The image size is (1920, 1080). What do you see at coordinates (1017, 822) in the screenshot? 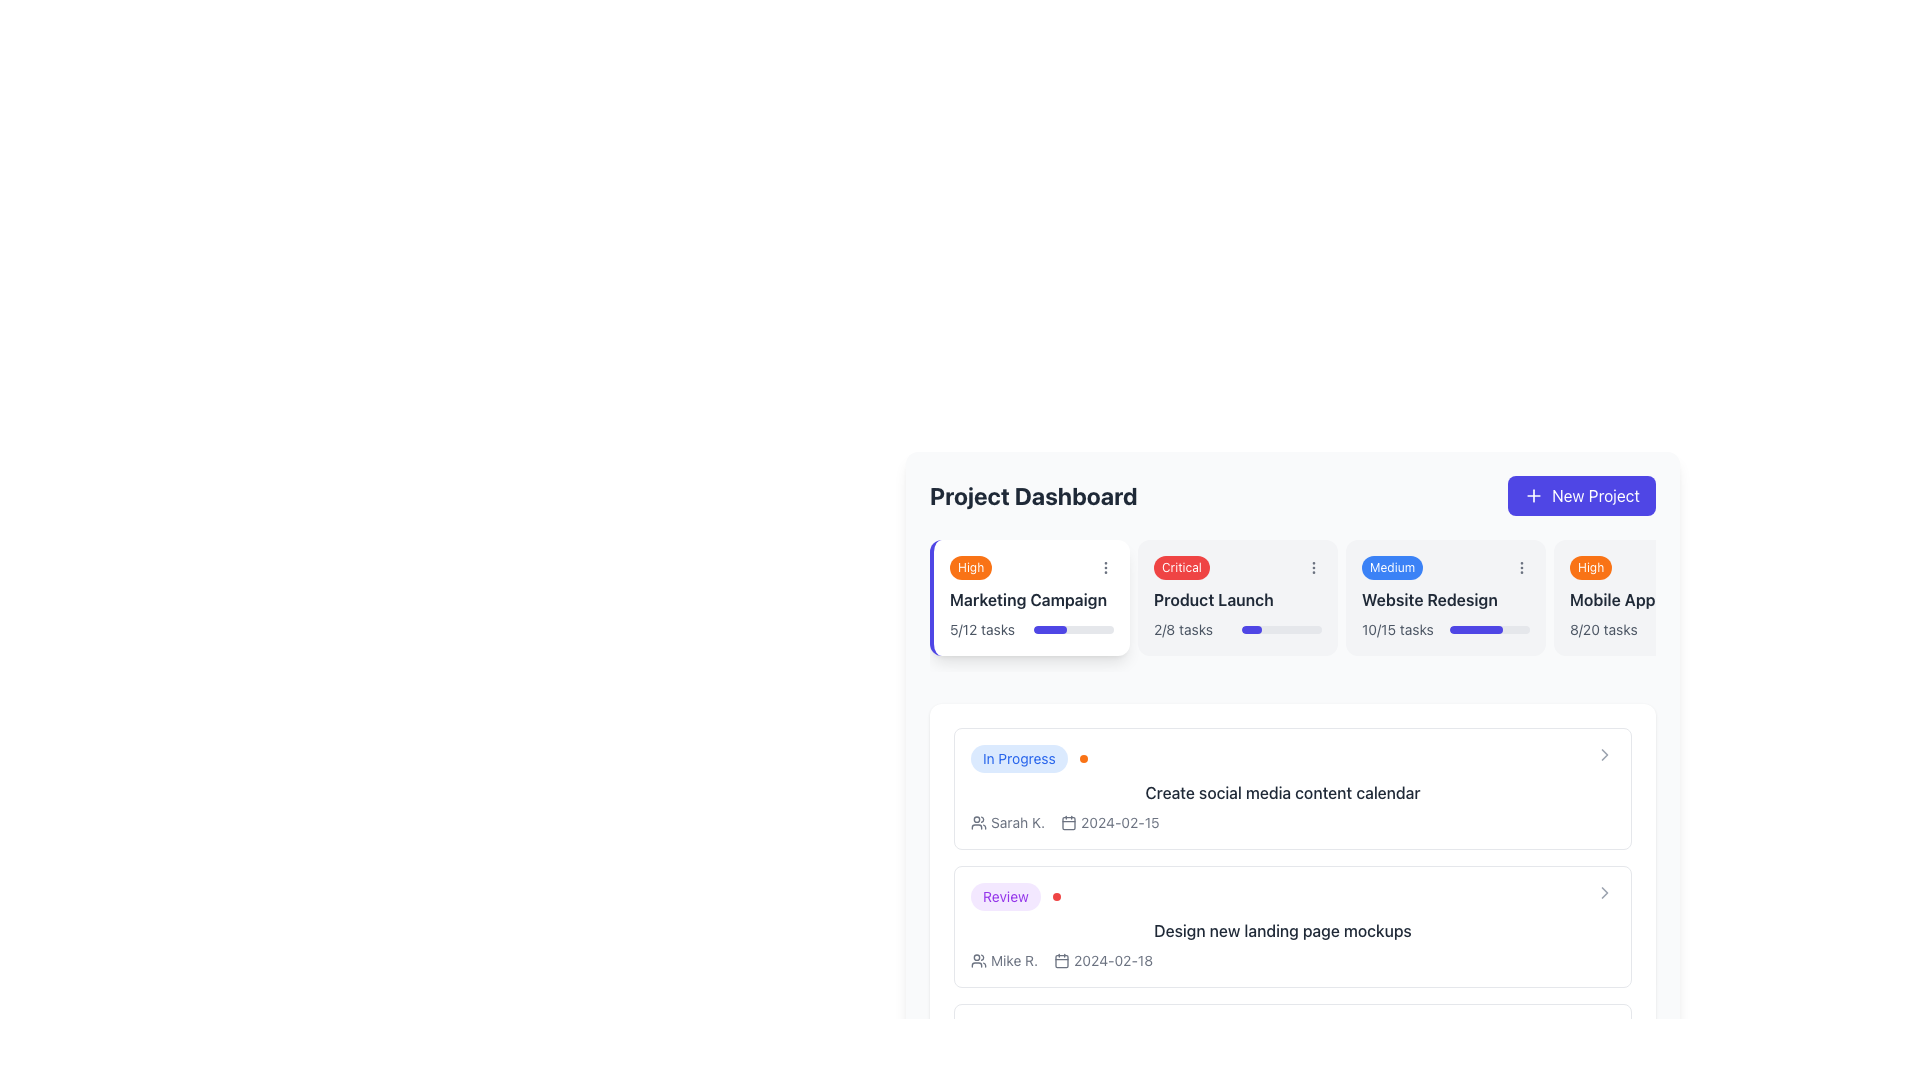
I see `the text label that displays the name or identifier associated with a user or task assignee, located below the 'In Progress' tag within the task card section and to the immediate right of a small user icon illustration` at bounding box center [1017, 822].